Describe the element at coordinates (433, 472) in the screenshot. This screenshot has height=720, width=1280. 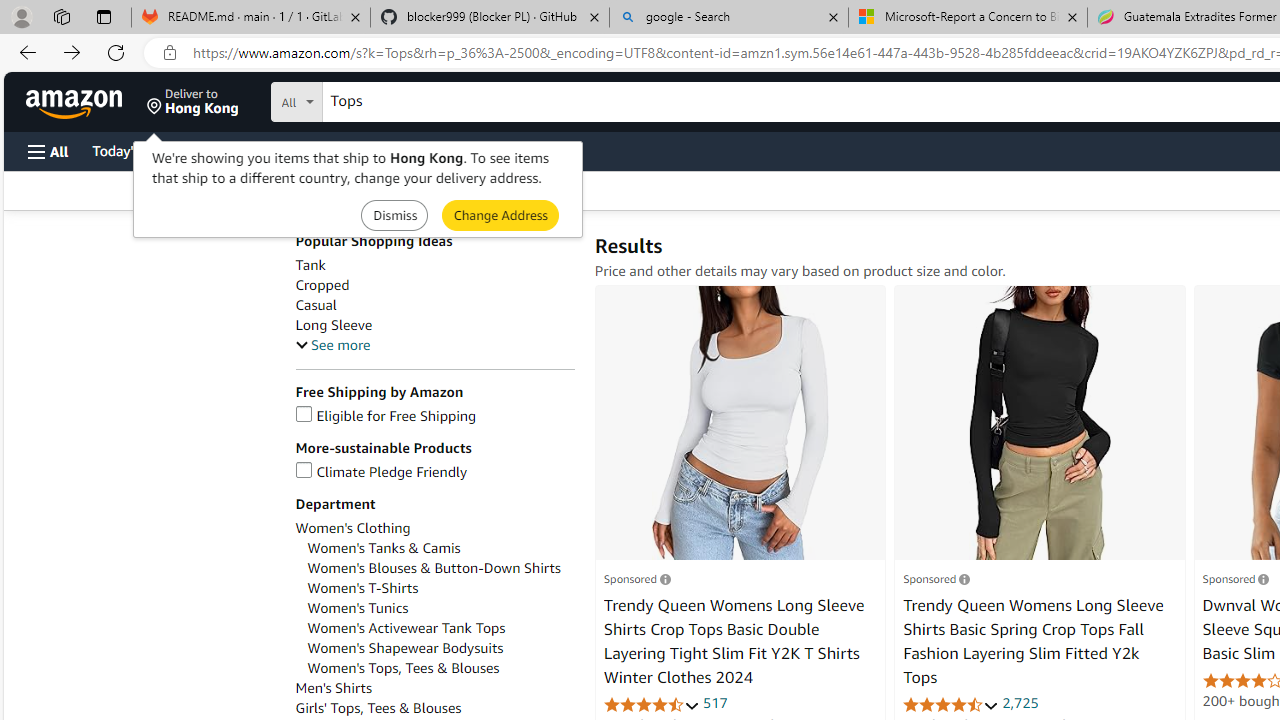
I see `'Climate Pledge Friendly'` at that location.